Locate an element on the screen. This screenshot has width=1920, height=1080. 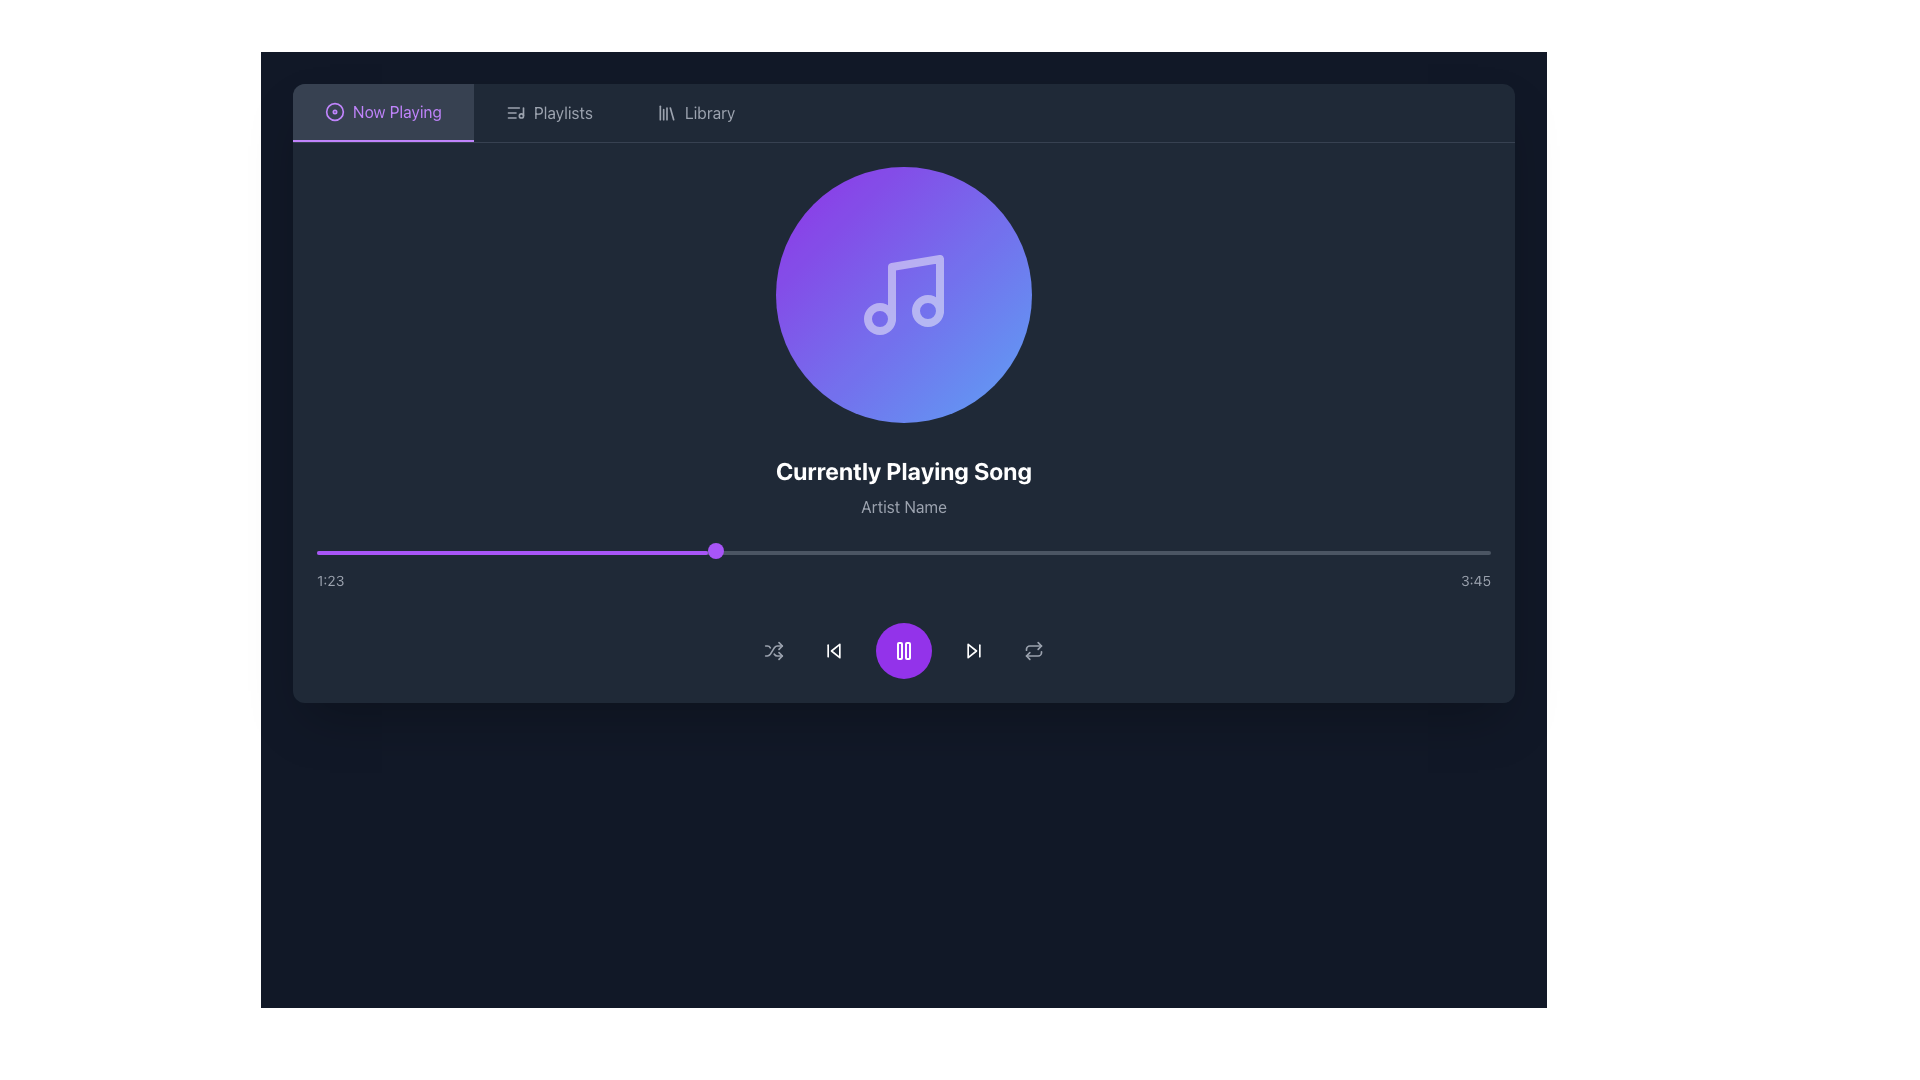
the small filled circle located within the larger music note icon, which is positioned in the upper-center region of the application interface and is the rightmost of three circular components is located at coordinates (926, 311).